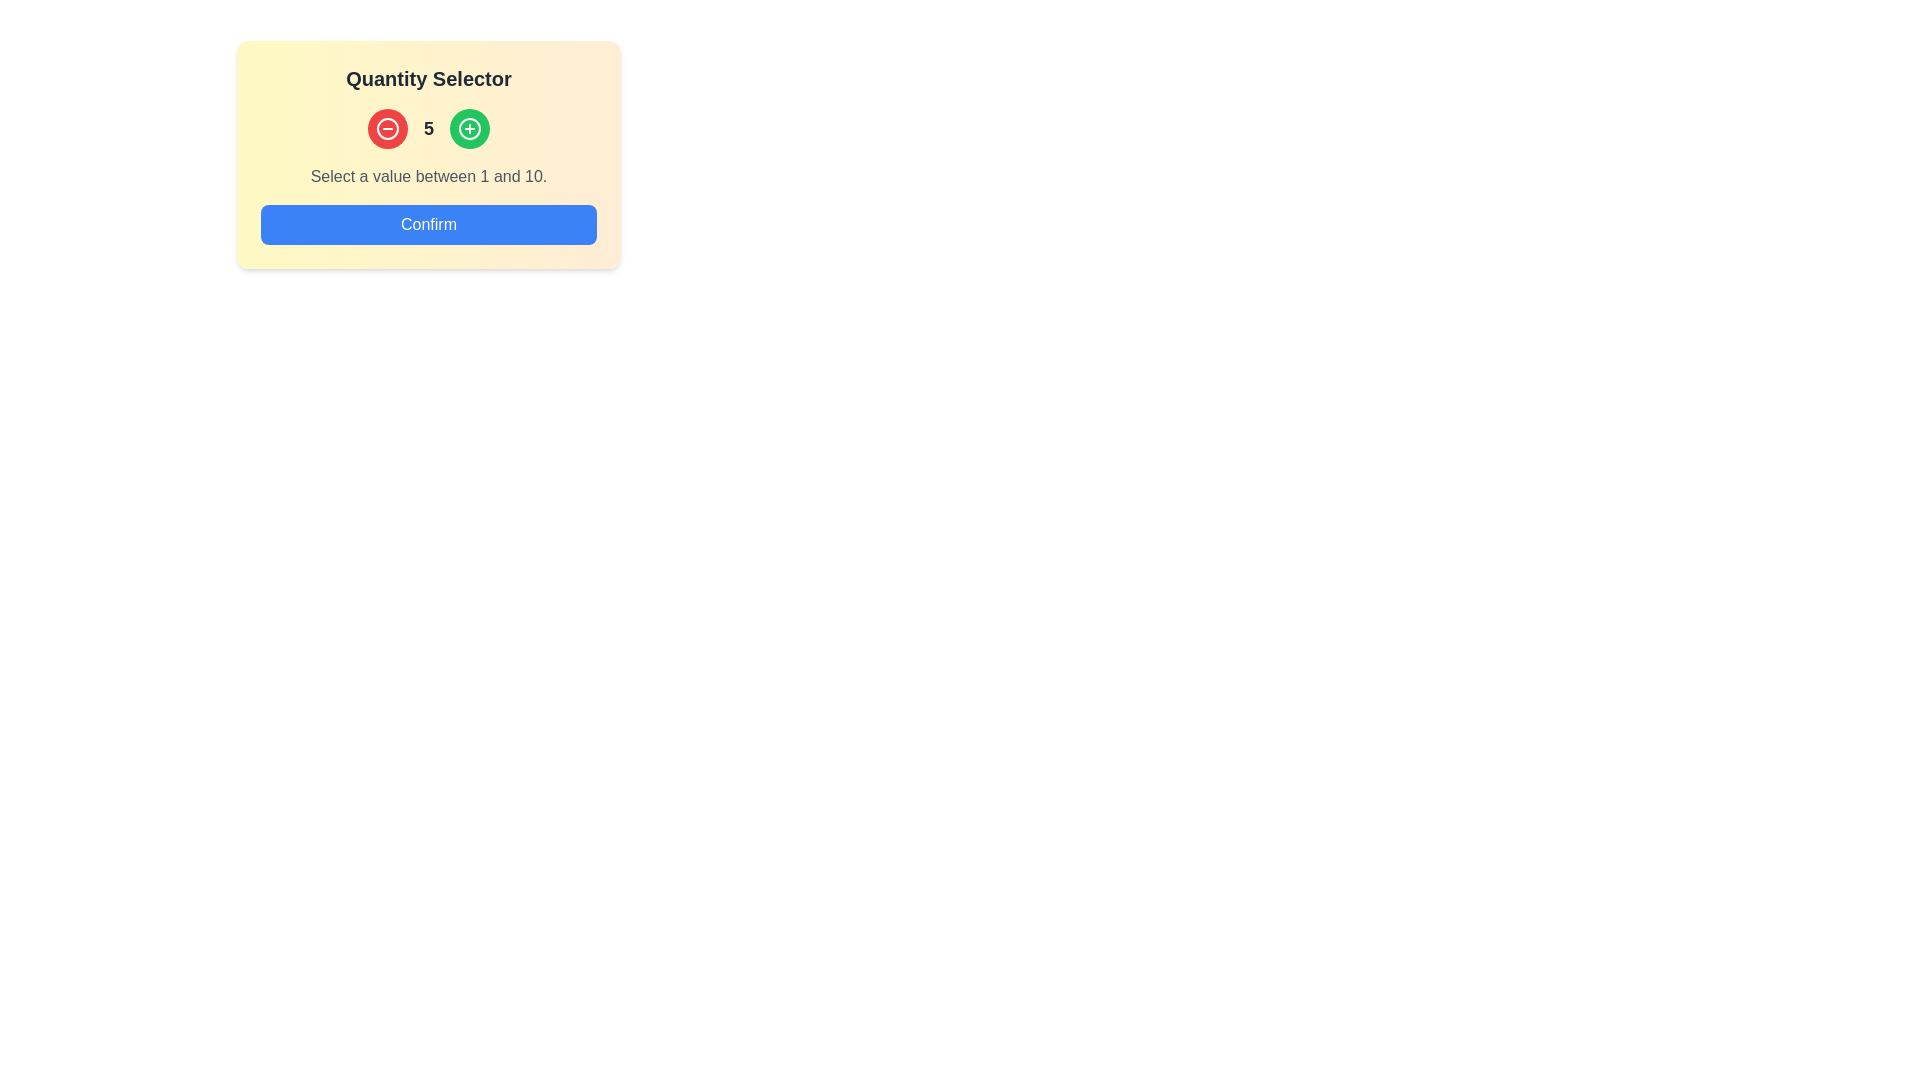 The height and width of the screenshot is (1080, 1920). Describe the element at coordinates (388, 128) in the screenshot. I see `the circular red button with a white minus symbol, located below the 'Quantity Selector' header` at that location.